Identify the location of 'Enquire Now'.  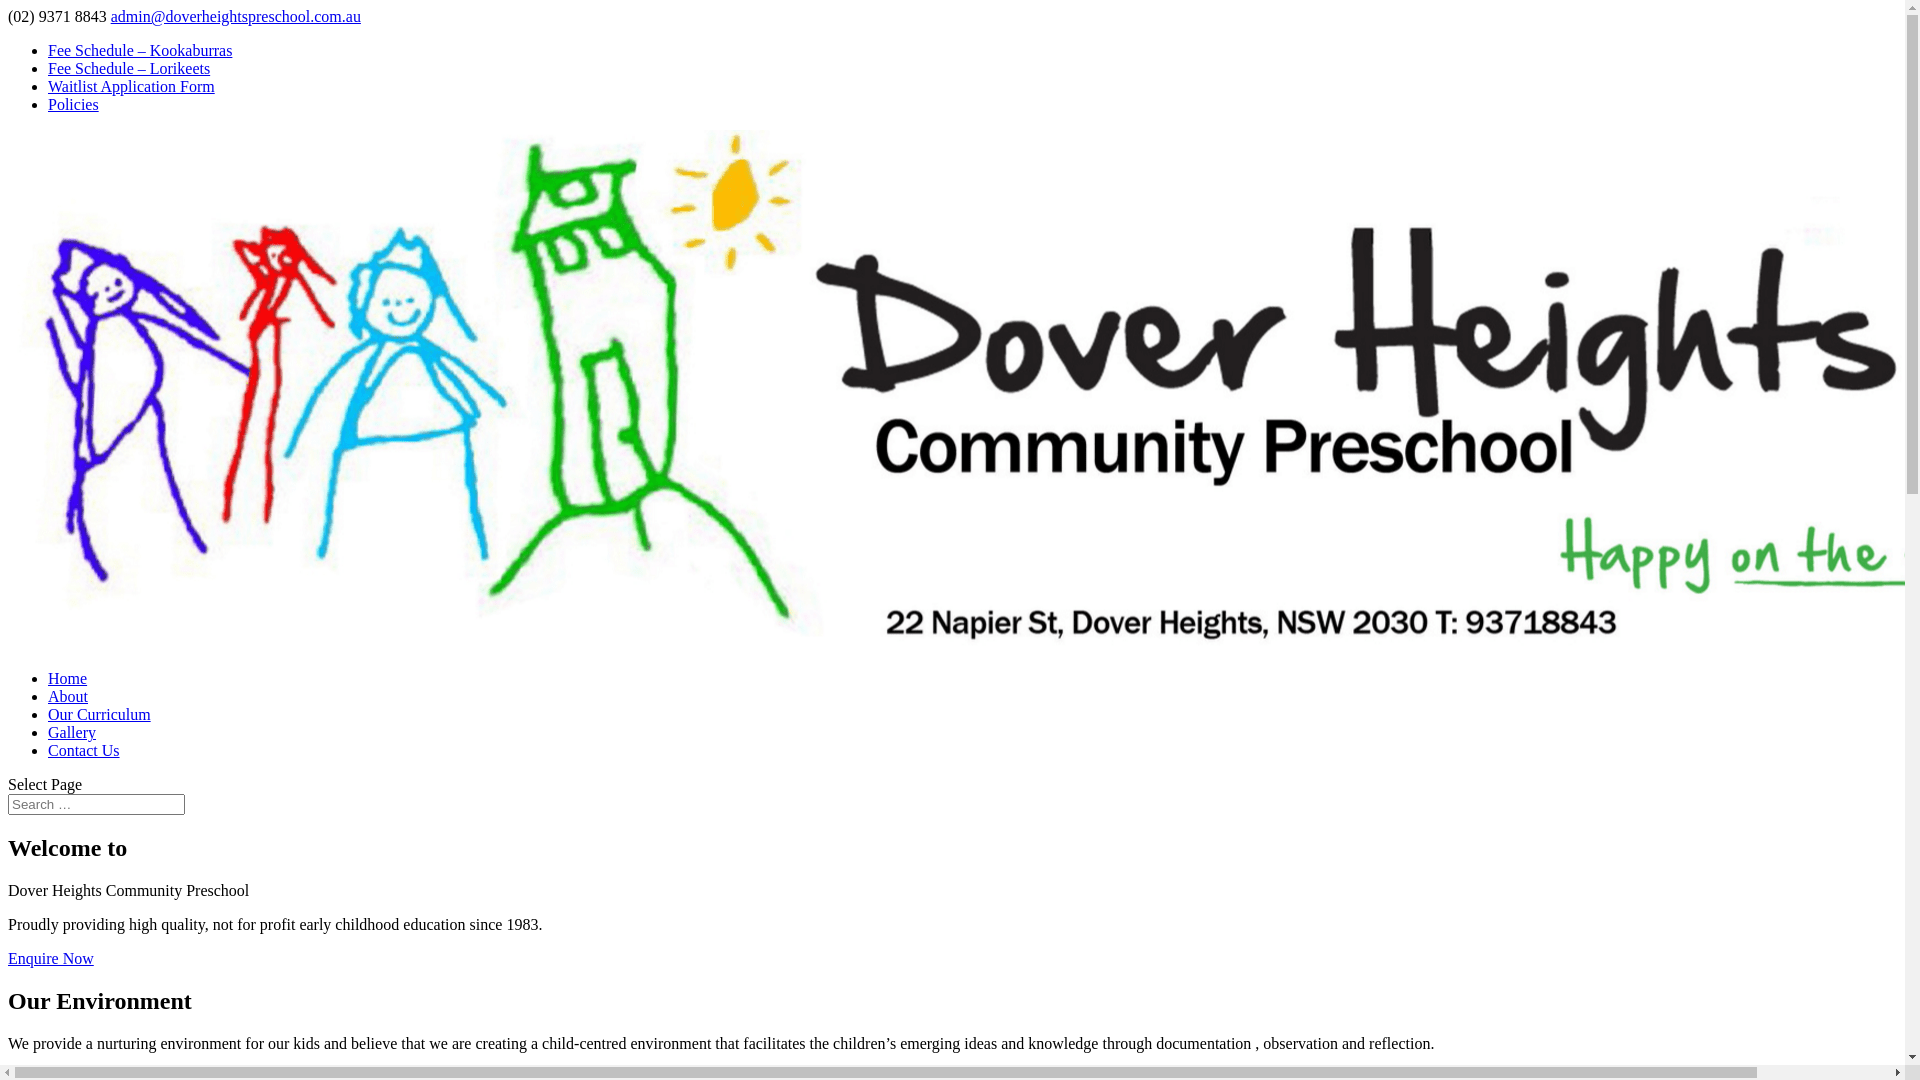
(51, 957).